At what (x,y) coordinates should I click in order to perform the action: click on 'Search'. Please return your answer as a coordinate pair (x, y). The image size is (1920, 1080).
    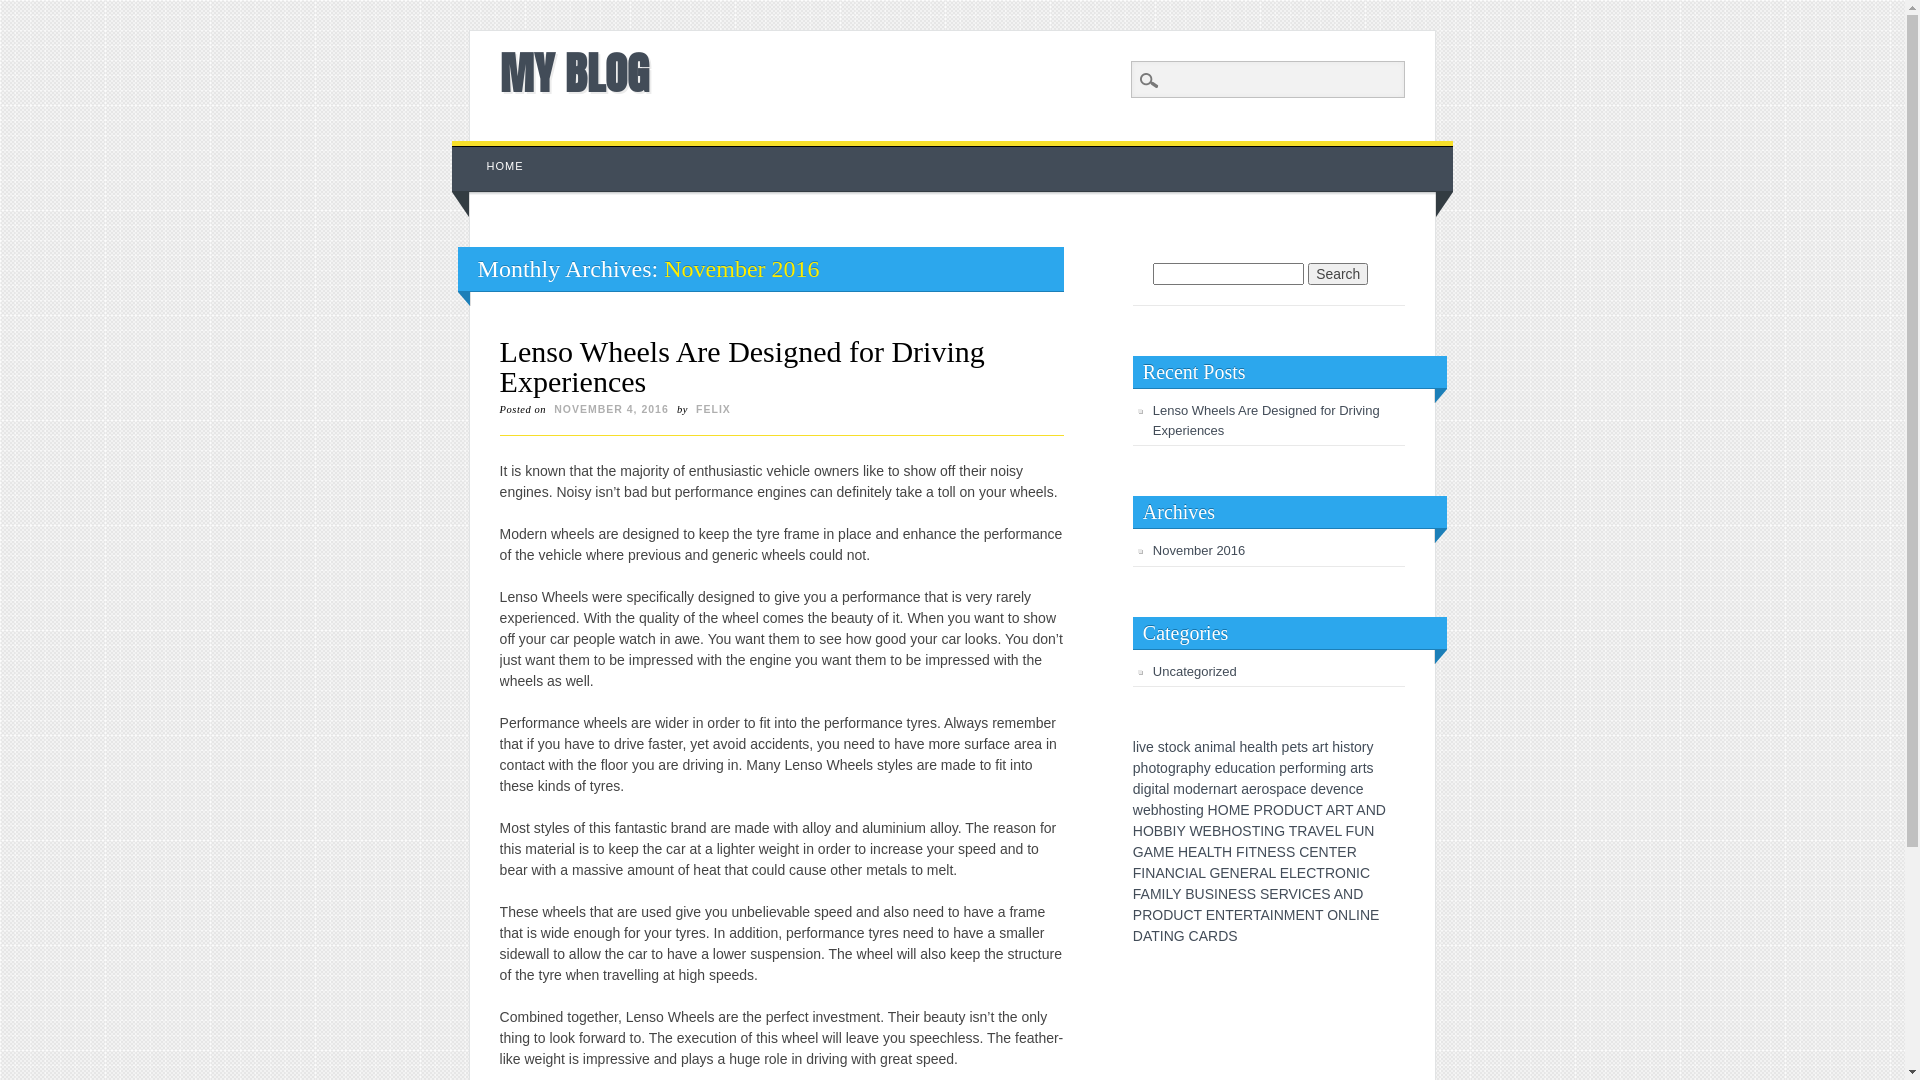
    Looking at the image, I should click on (29, 11).